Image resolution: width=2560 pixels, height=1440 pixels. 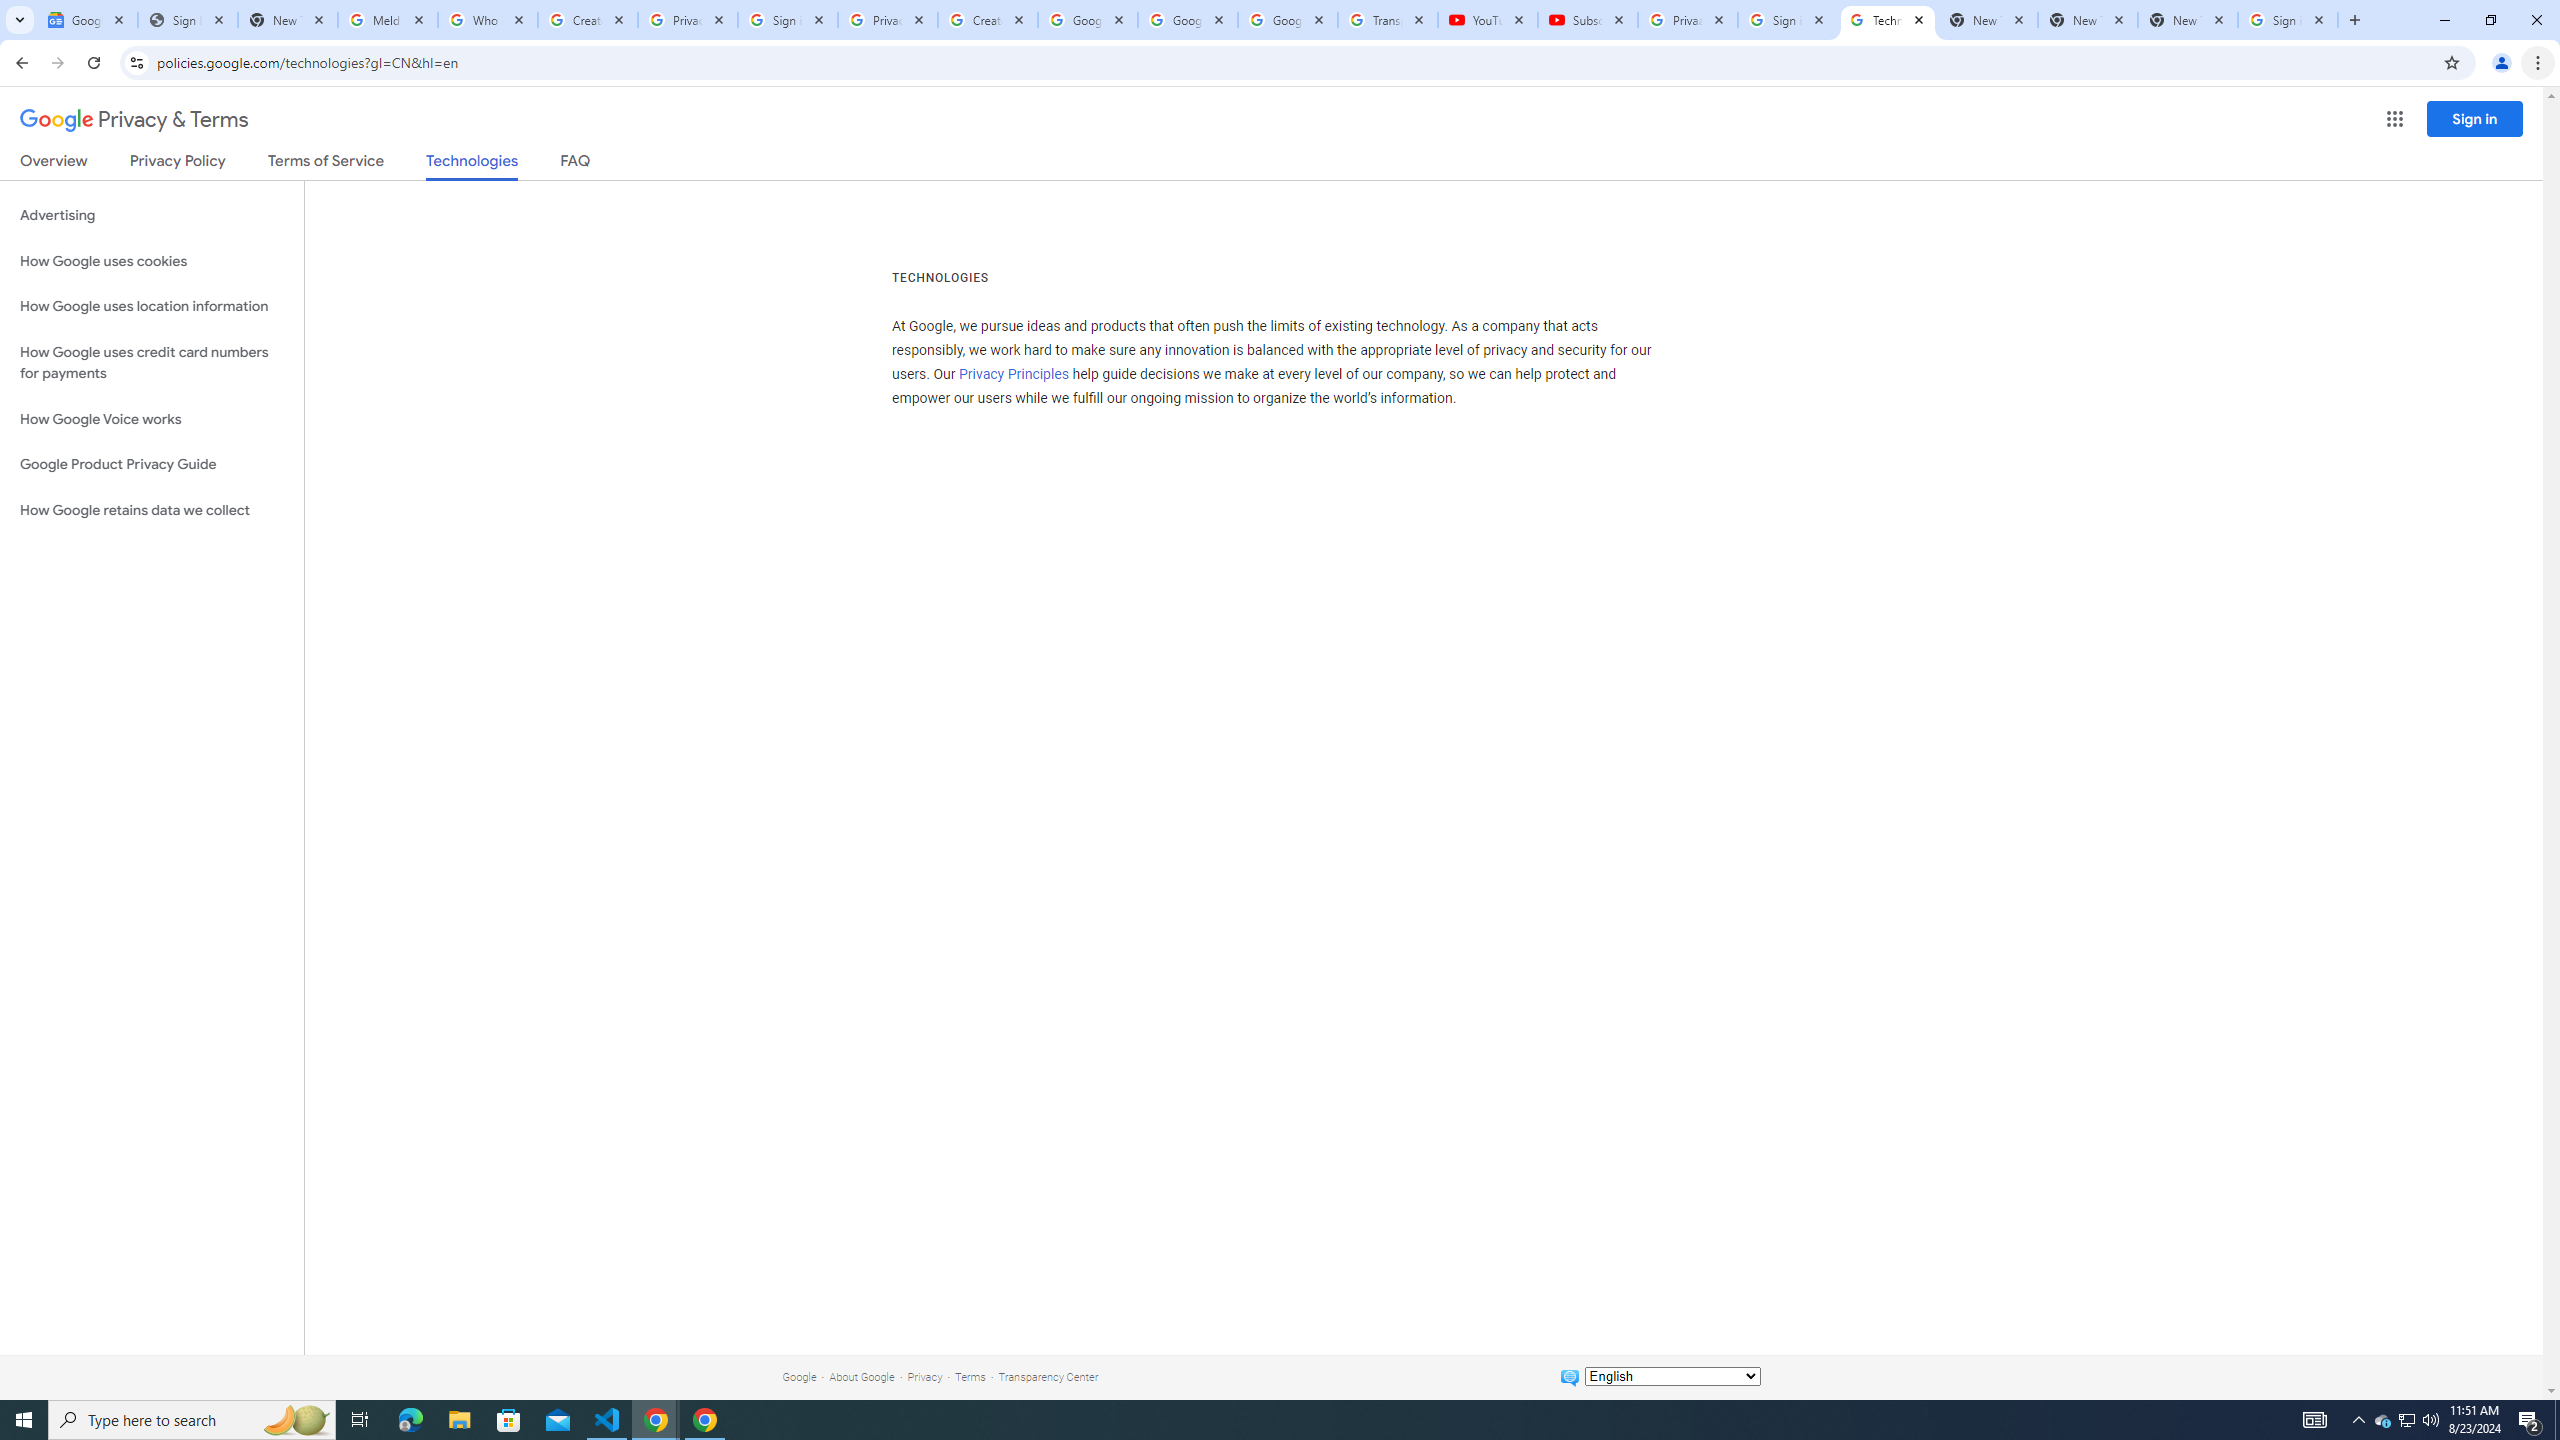 I want to click on 'How Google uses cookies', so click(x=151, y=260).